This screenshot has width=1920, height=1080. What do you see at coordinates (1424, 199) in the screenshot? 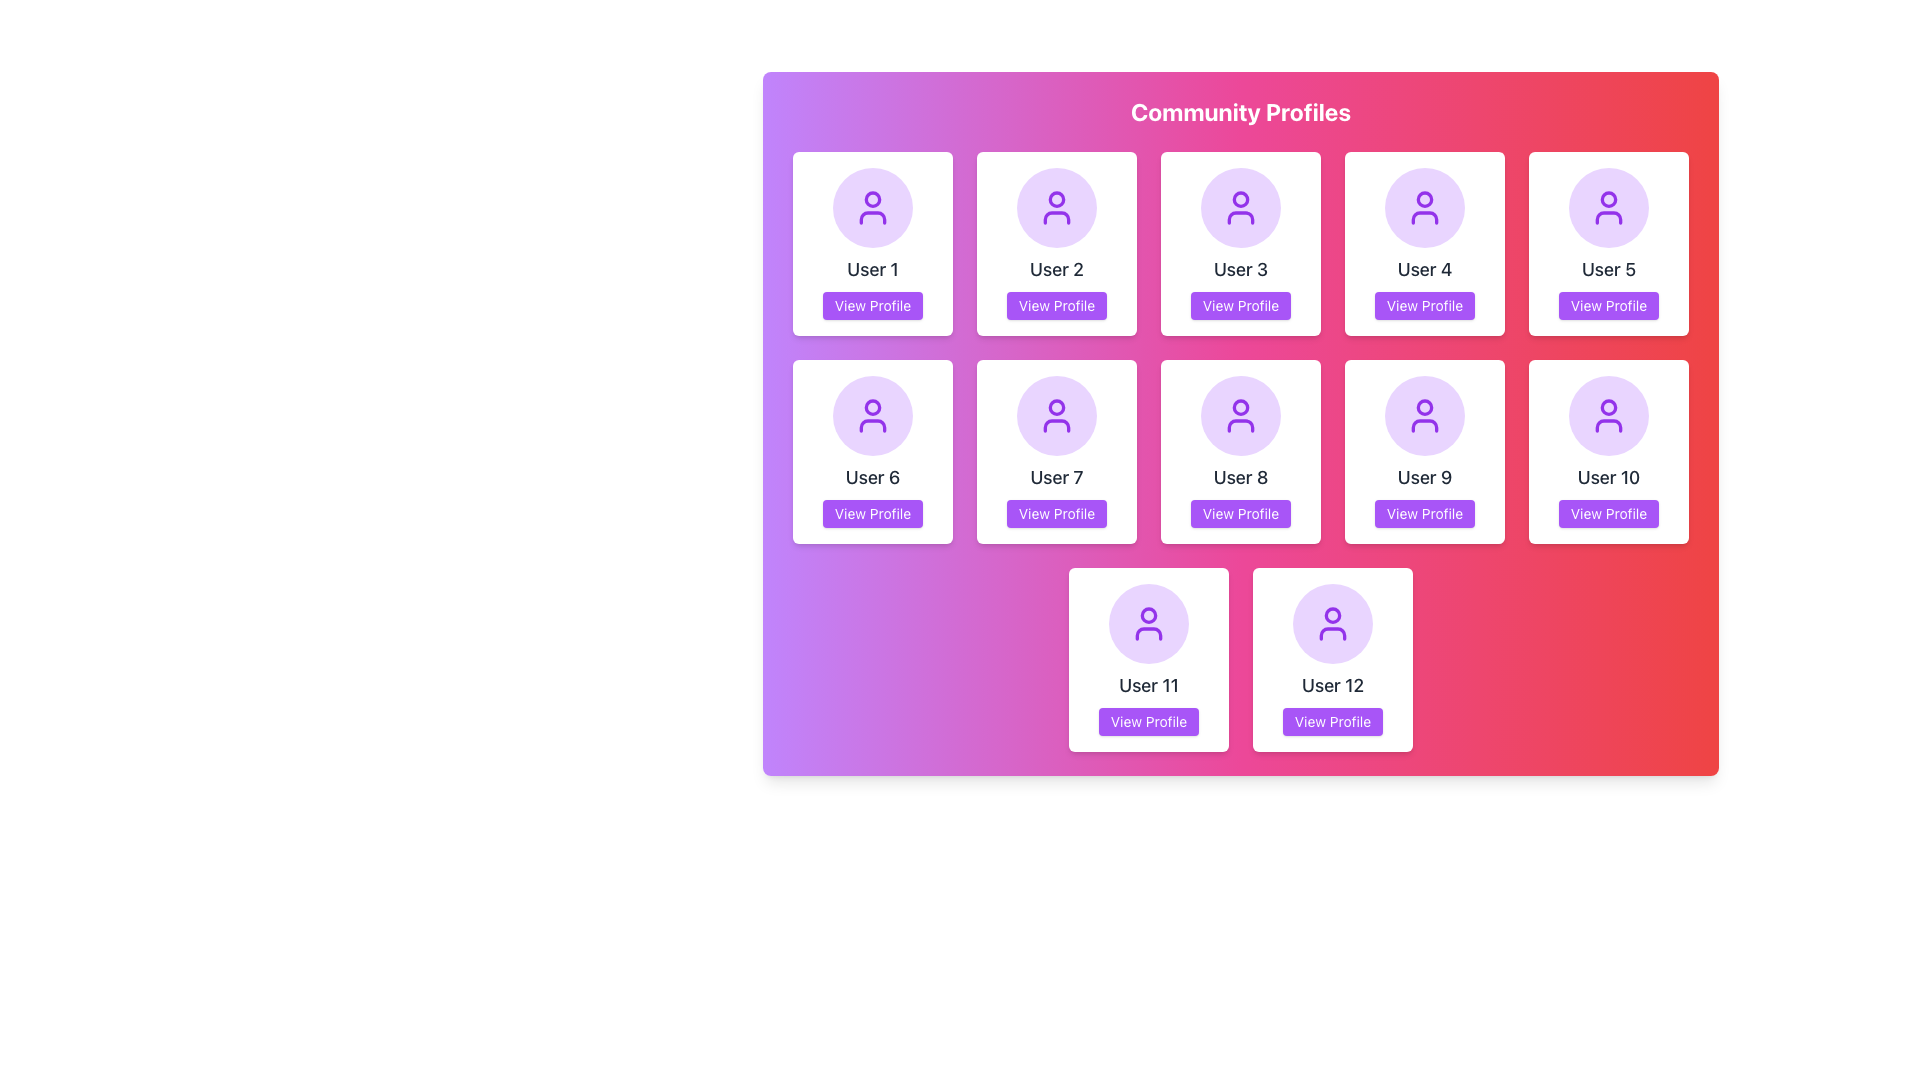
I see `the small purple circular decorative icon located in the center of the user avatar icon for 'User 4' in the profile card grid` at bounding box center [1424, 199].